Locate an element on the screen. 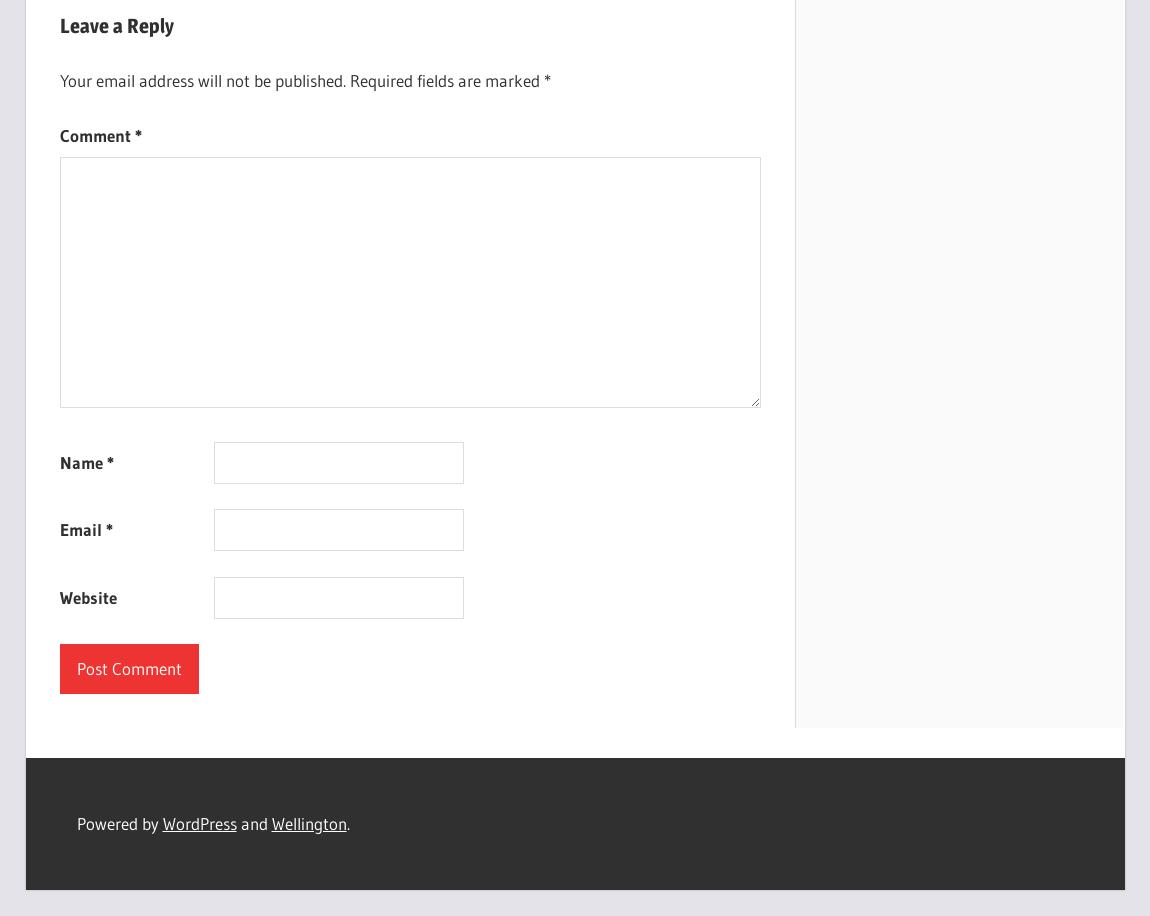 Image resolution: width=1150 pixels, height=916 pixels. 'Website' is located at coordinates (86, 596).